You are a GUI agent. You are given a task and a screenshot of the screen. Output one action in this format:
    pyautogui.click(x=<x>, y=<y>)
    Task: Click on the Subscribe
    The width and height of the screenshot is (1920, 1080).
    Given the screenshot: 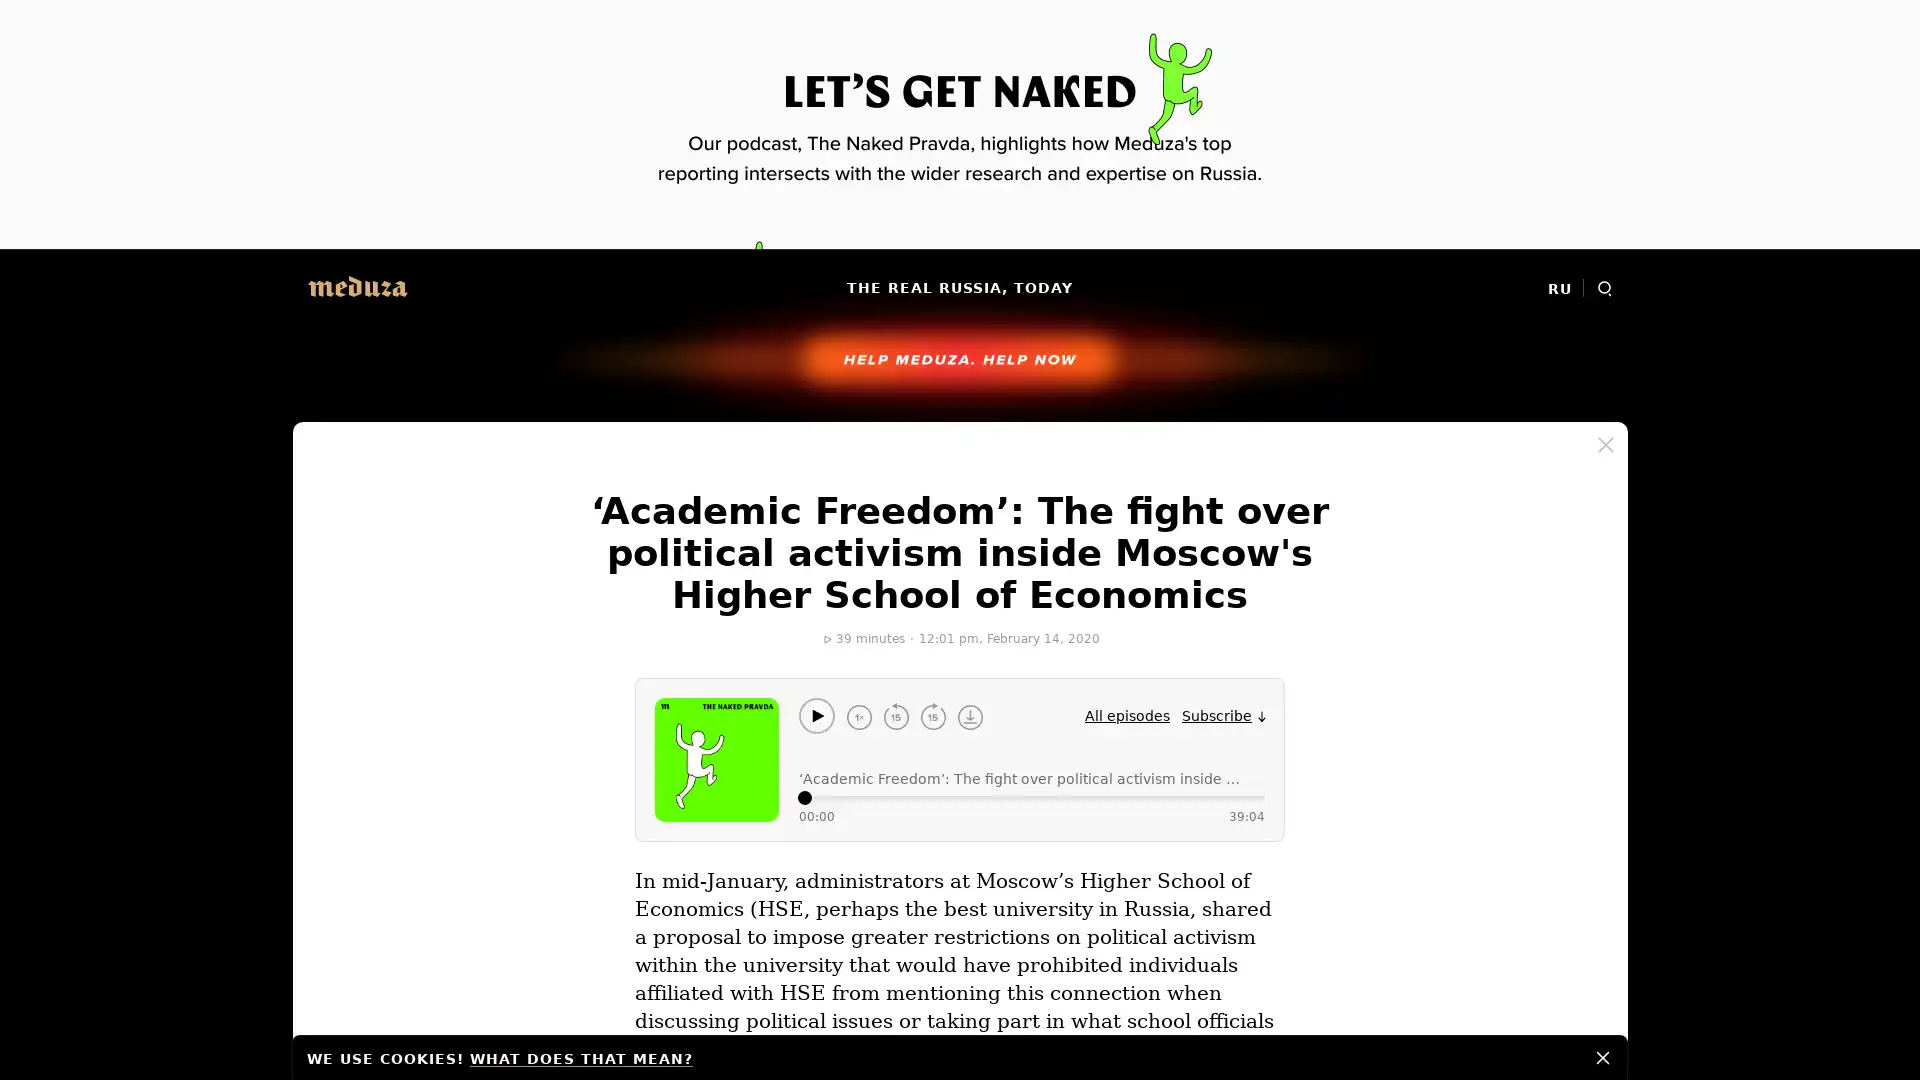 What is the action you would take?
    pyautogui.click(x=1223, y=715)
    